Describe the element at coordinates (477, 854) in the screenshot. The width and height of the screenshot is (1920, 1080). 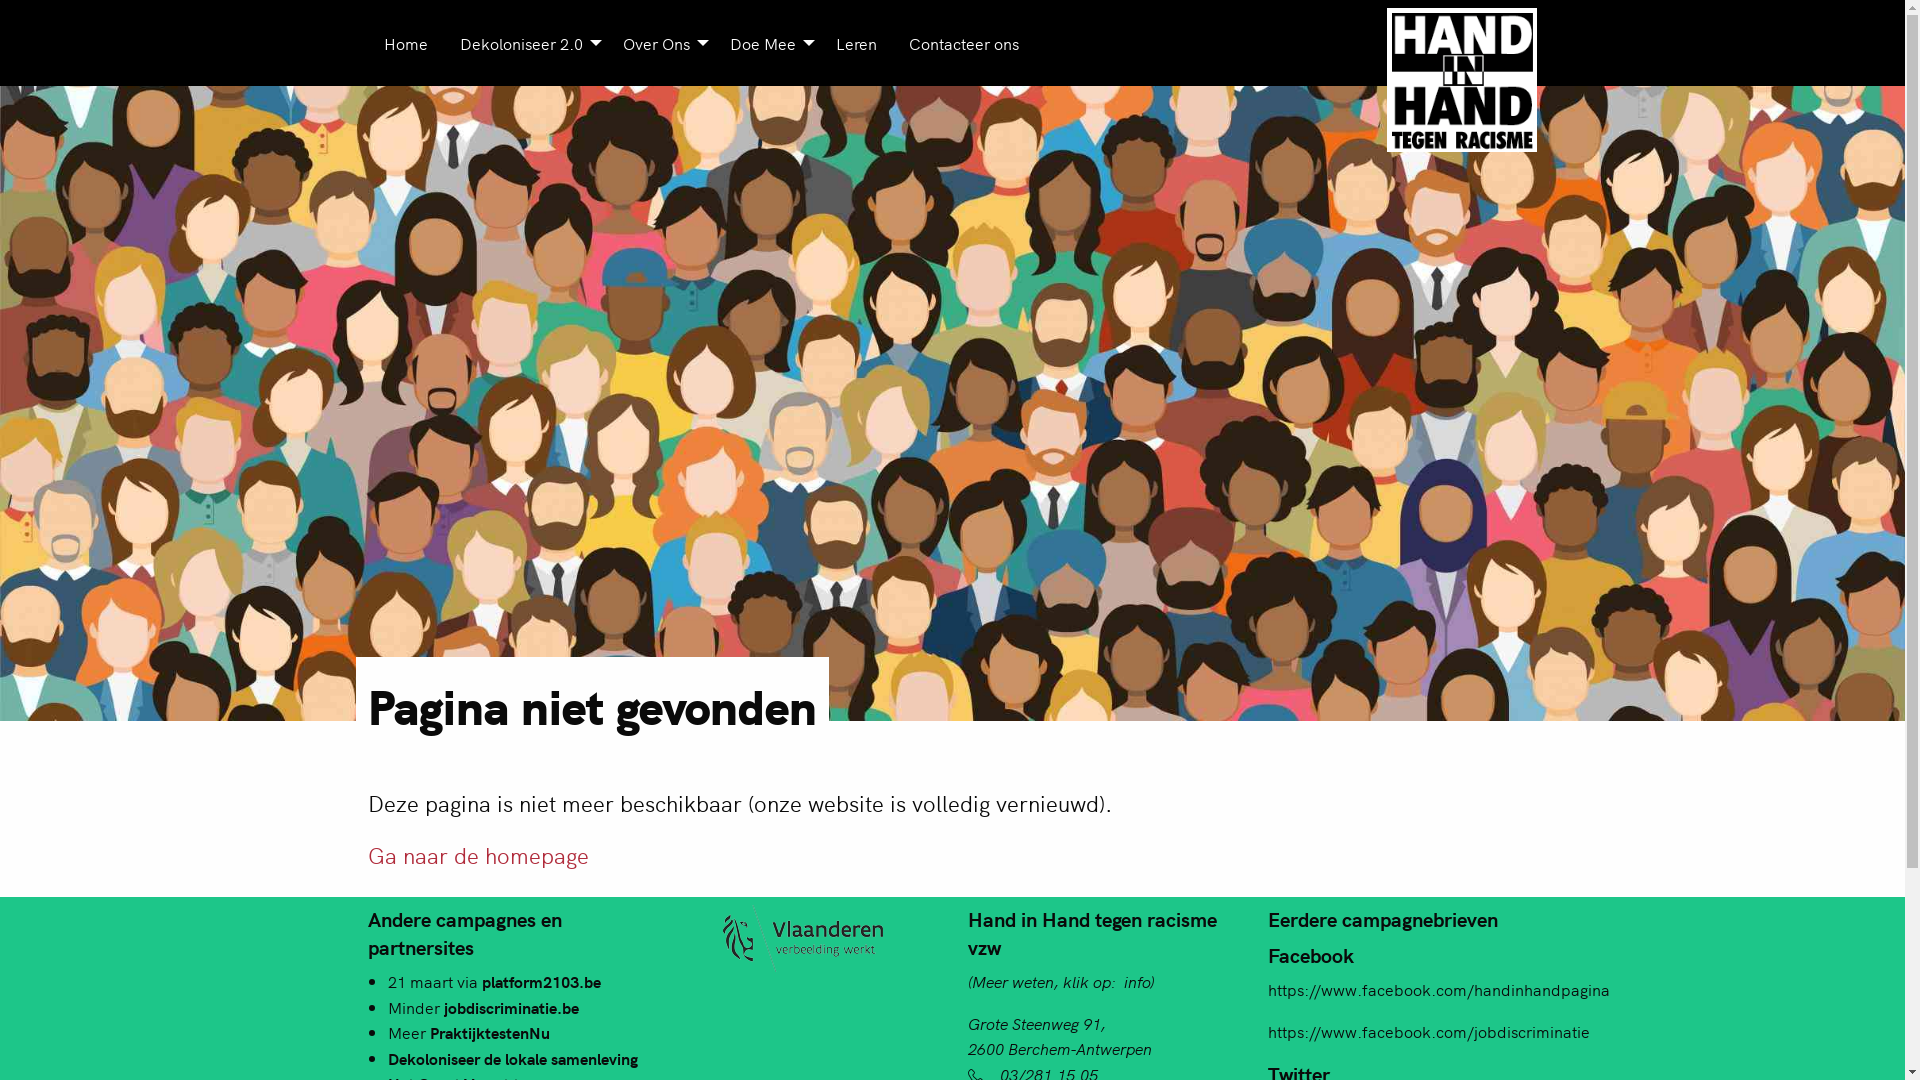
I see `'Ga naar de homepage'` at that location.